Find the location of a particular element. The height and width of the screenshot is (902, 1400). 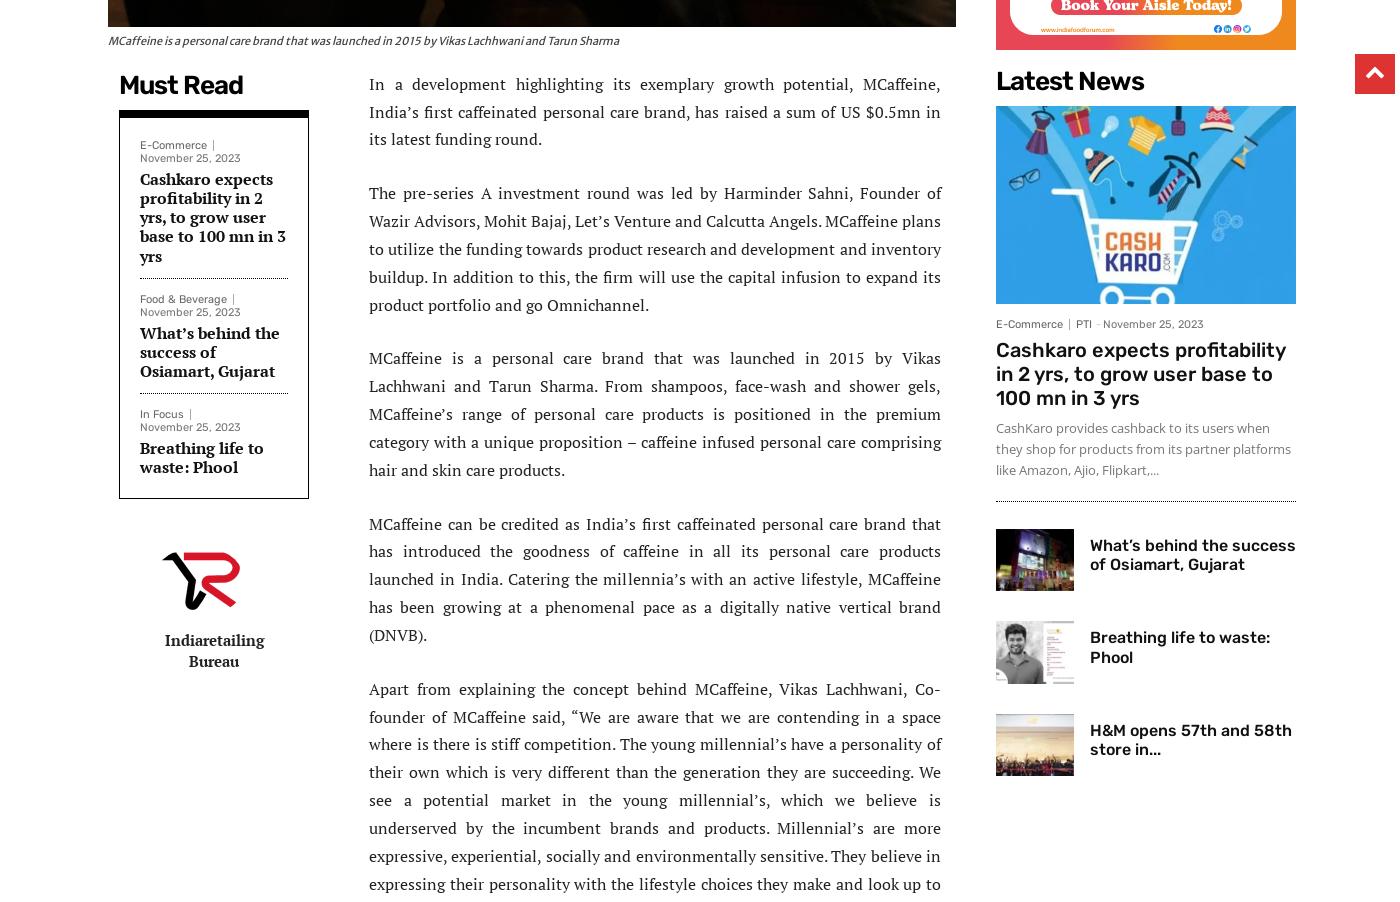

'In Focus' is located at coordinates (161, 414).